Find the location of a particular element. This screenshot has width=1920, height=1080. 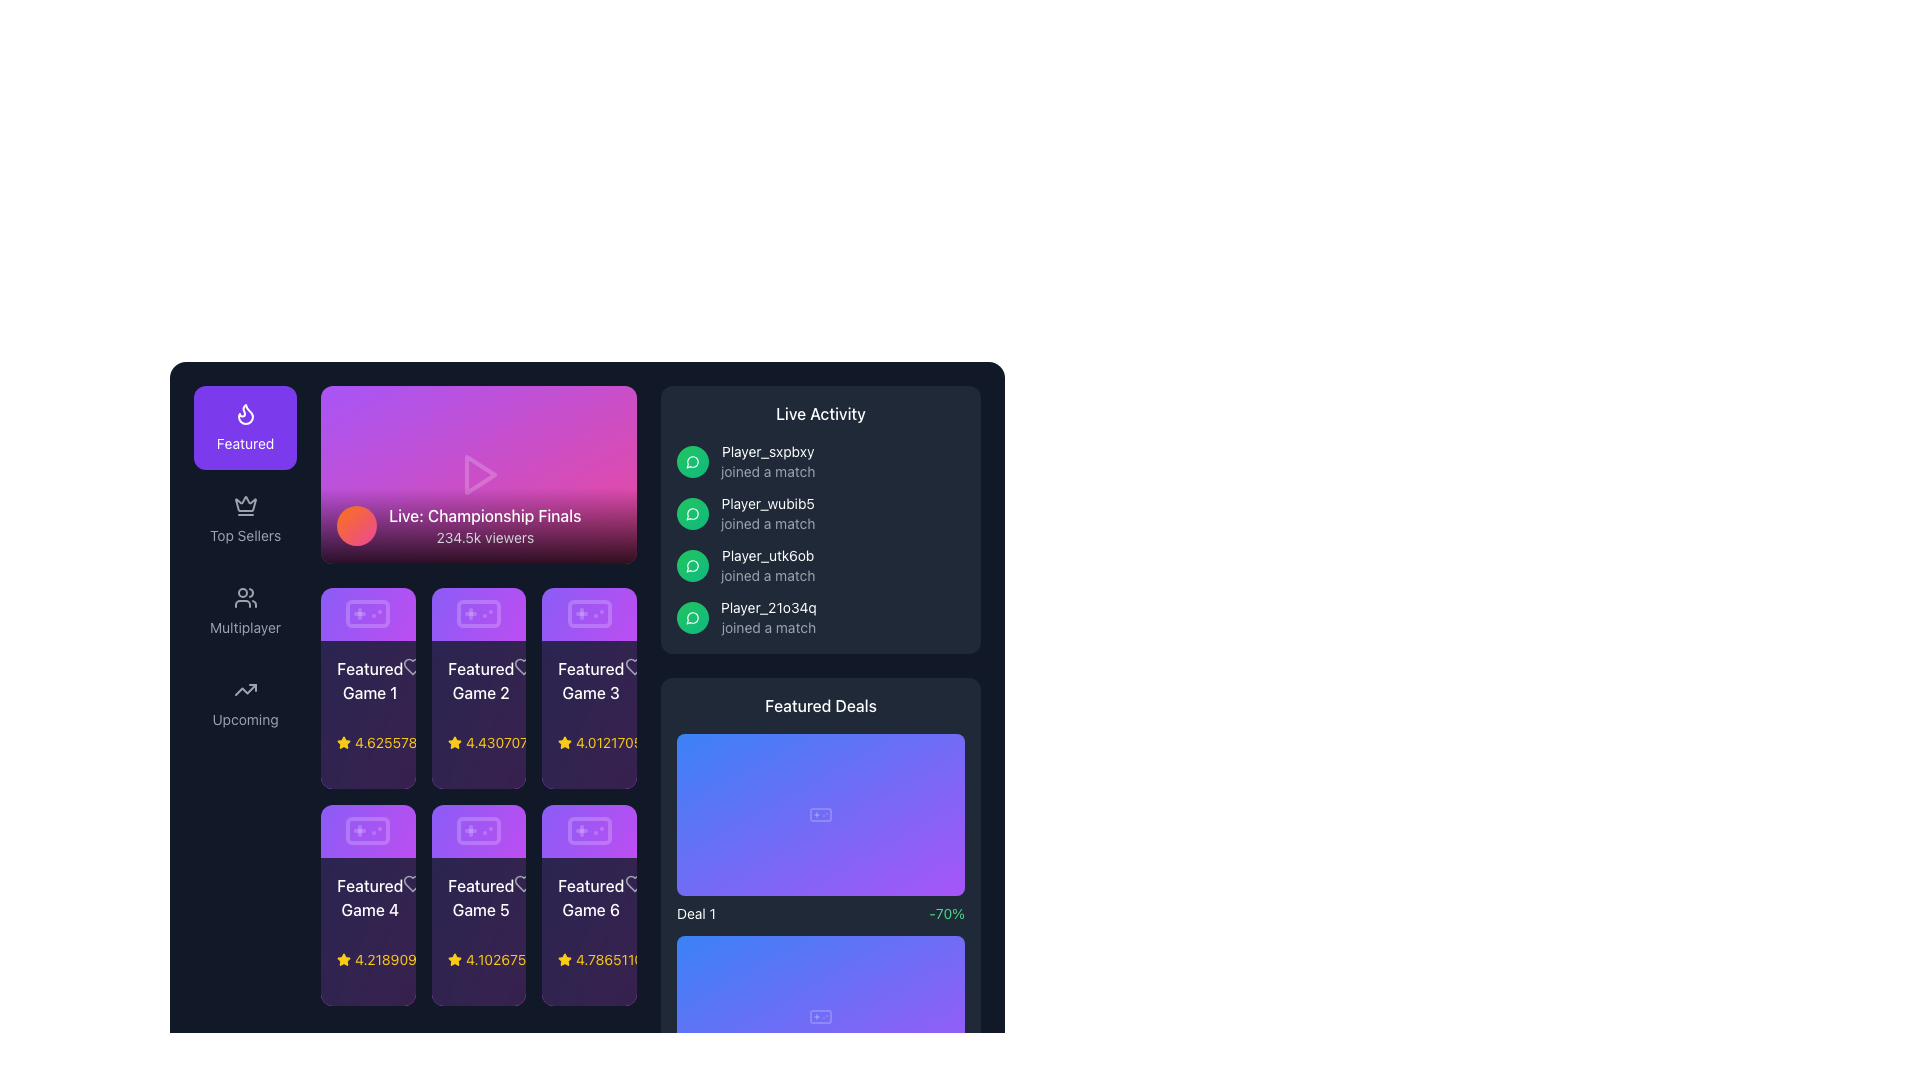

the heart icon located in the upper-right corner of the 'Featured Game 2' card is located at coordinates (523, 666).